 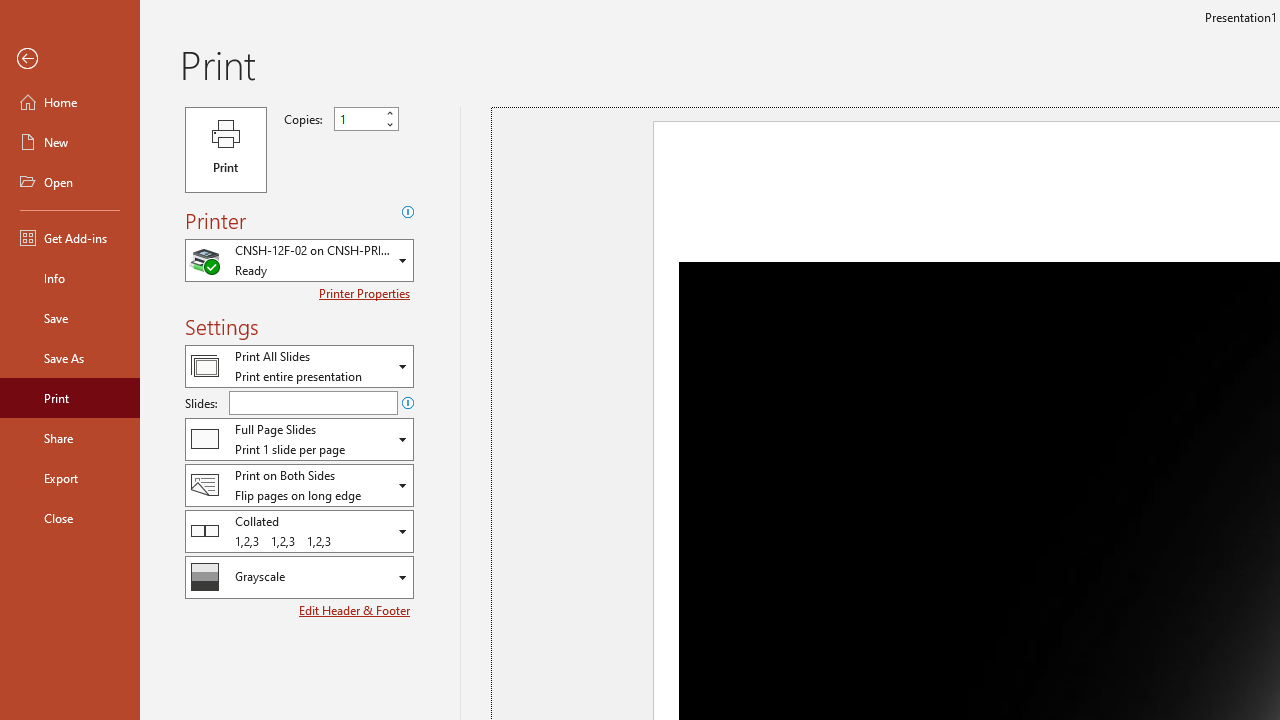 I want to click on 'Slides', so click(x=312, y=402).